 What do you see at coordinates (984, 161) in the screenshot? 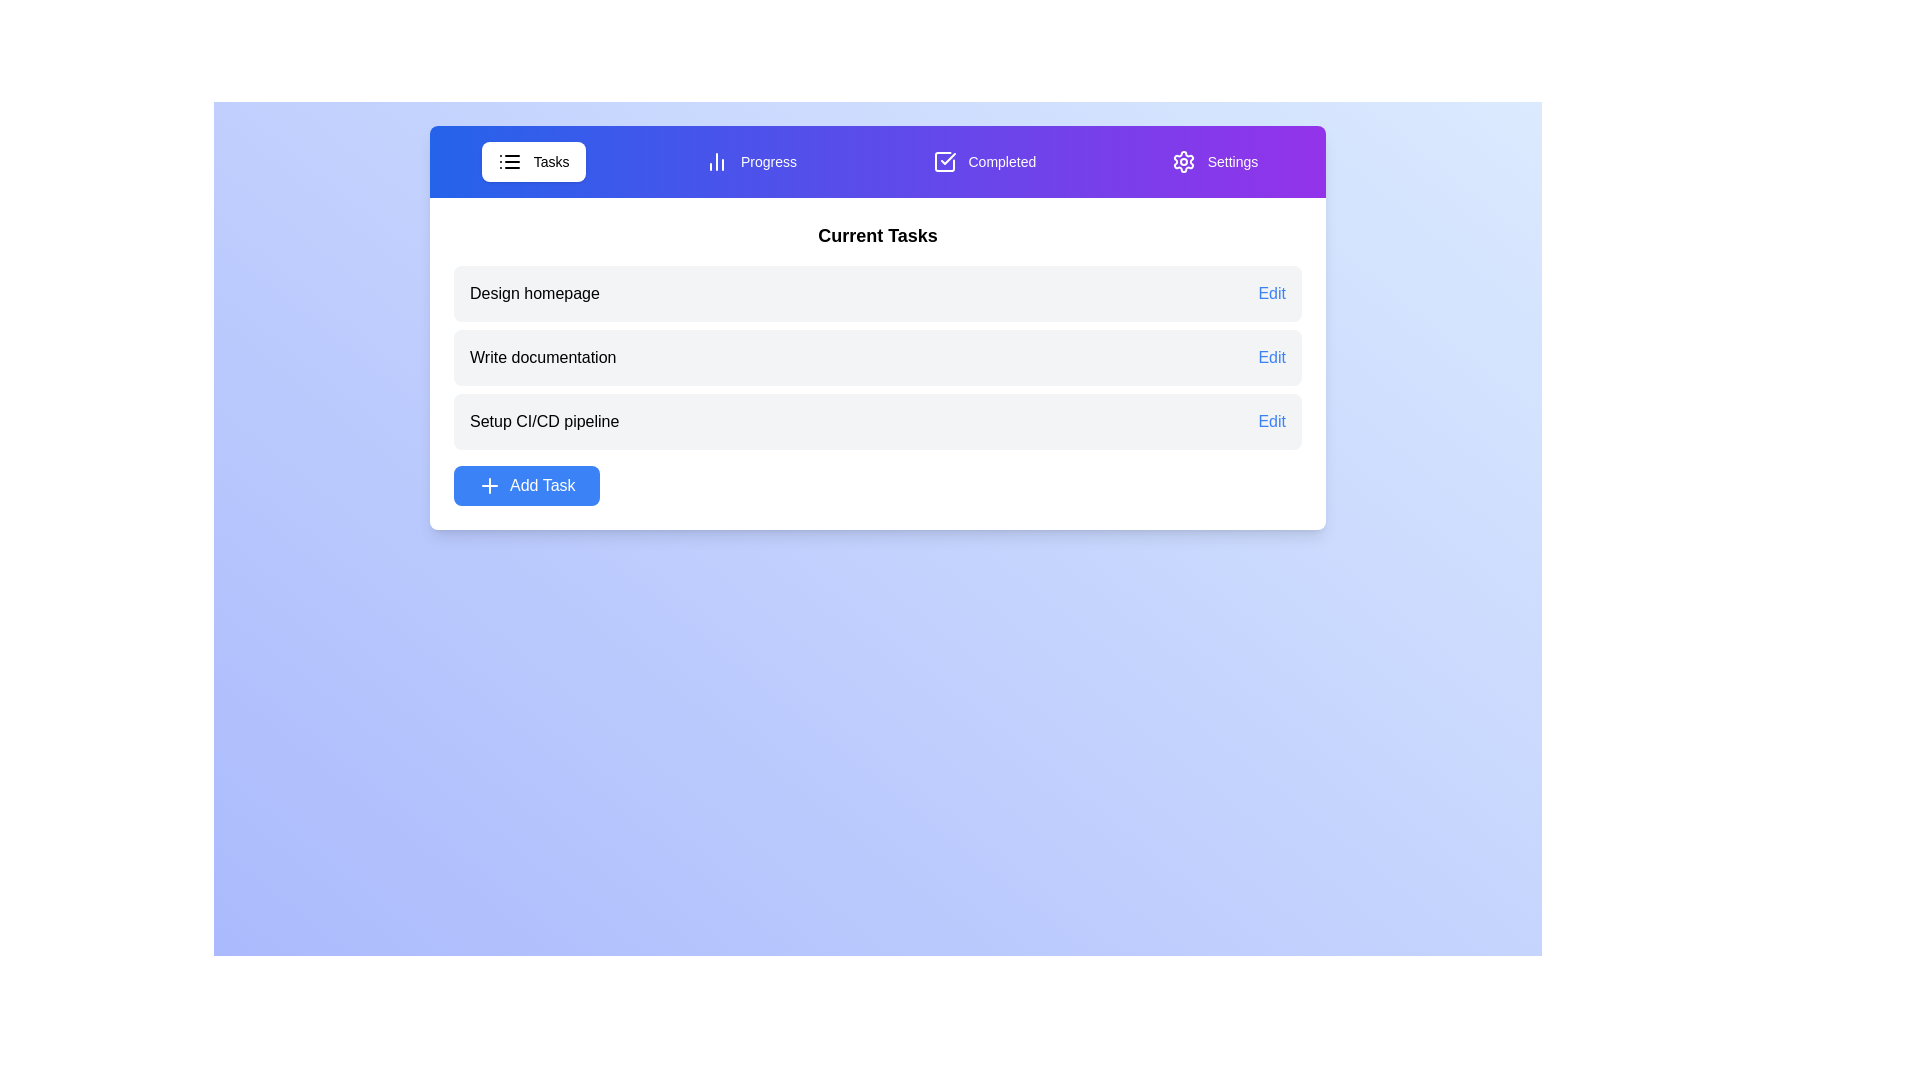
I see `the navigation button that directs the user to the 'Completed' section, which is the third button from the left in the navigation bar` at bounding box center [984, 161].